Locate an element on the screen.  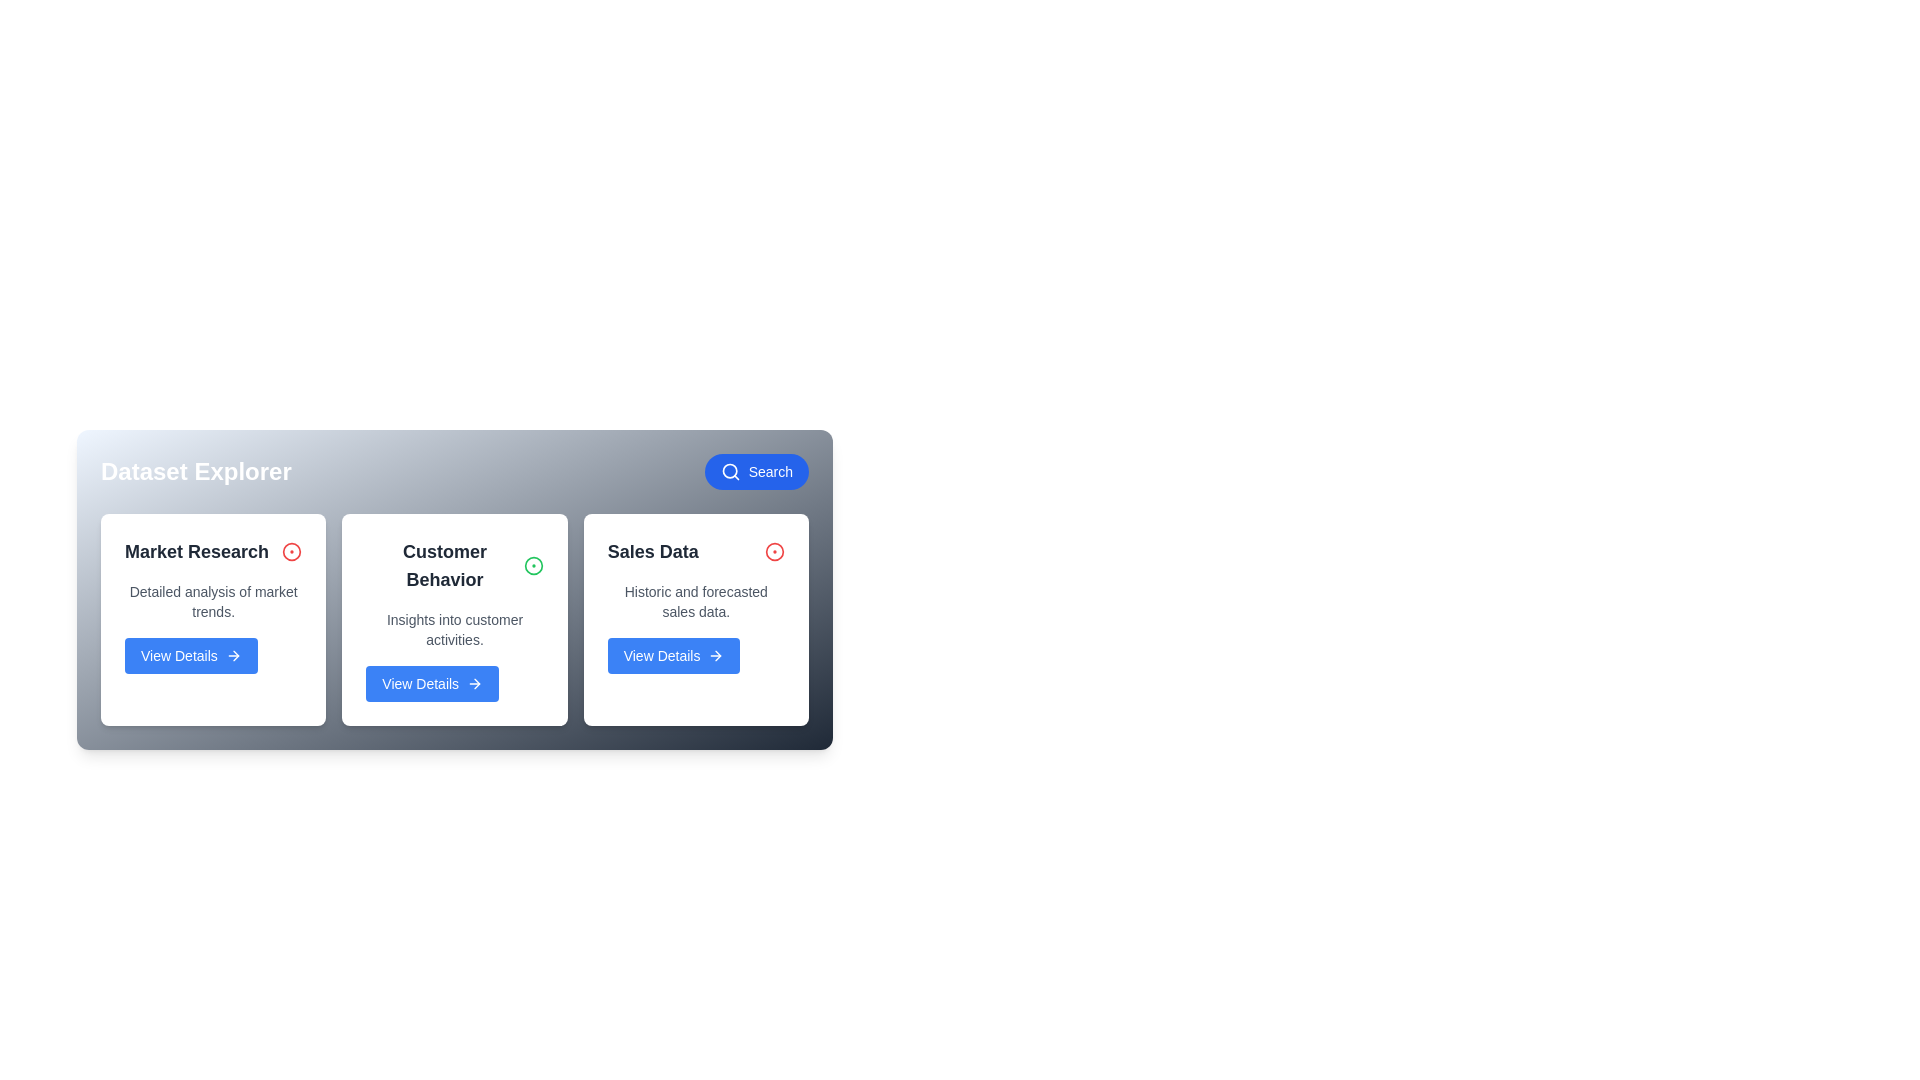
the 'View Details' button for the dataset named Sales Data is located at coordinates (674, 655).